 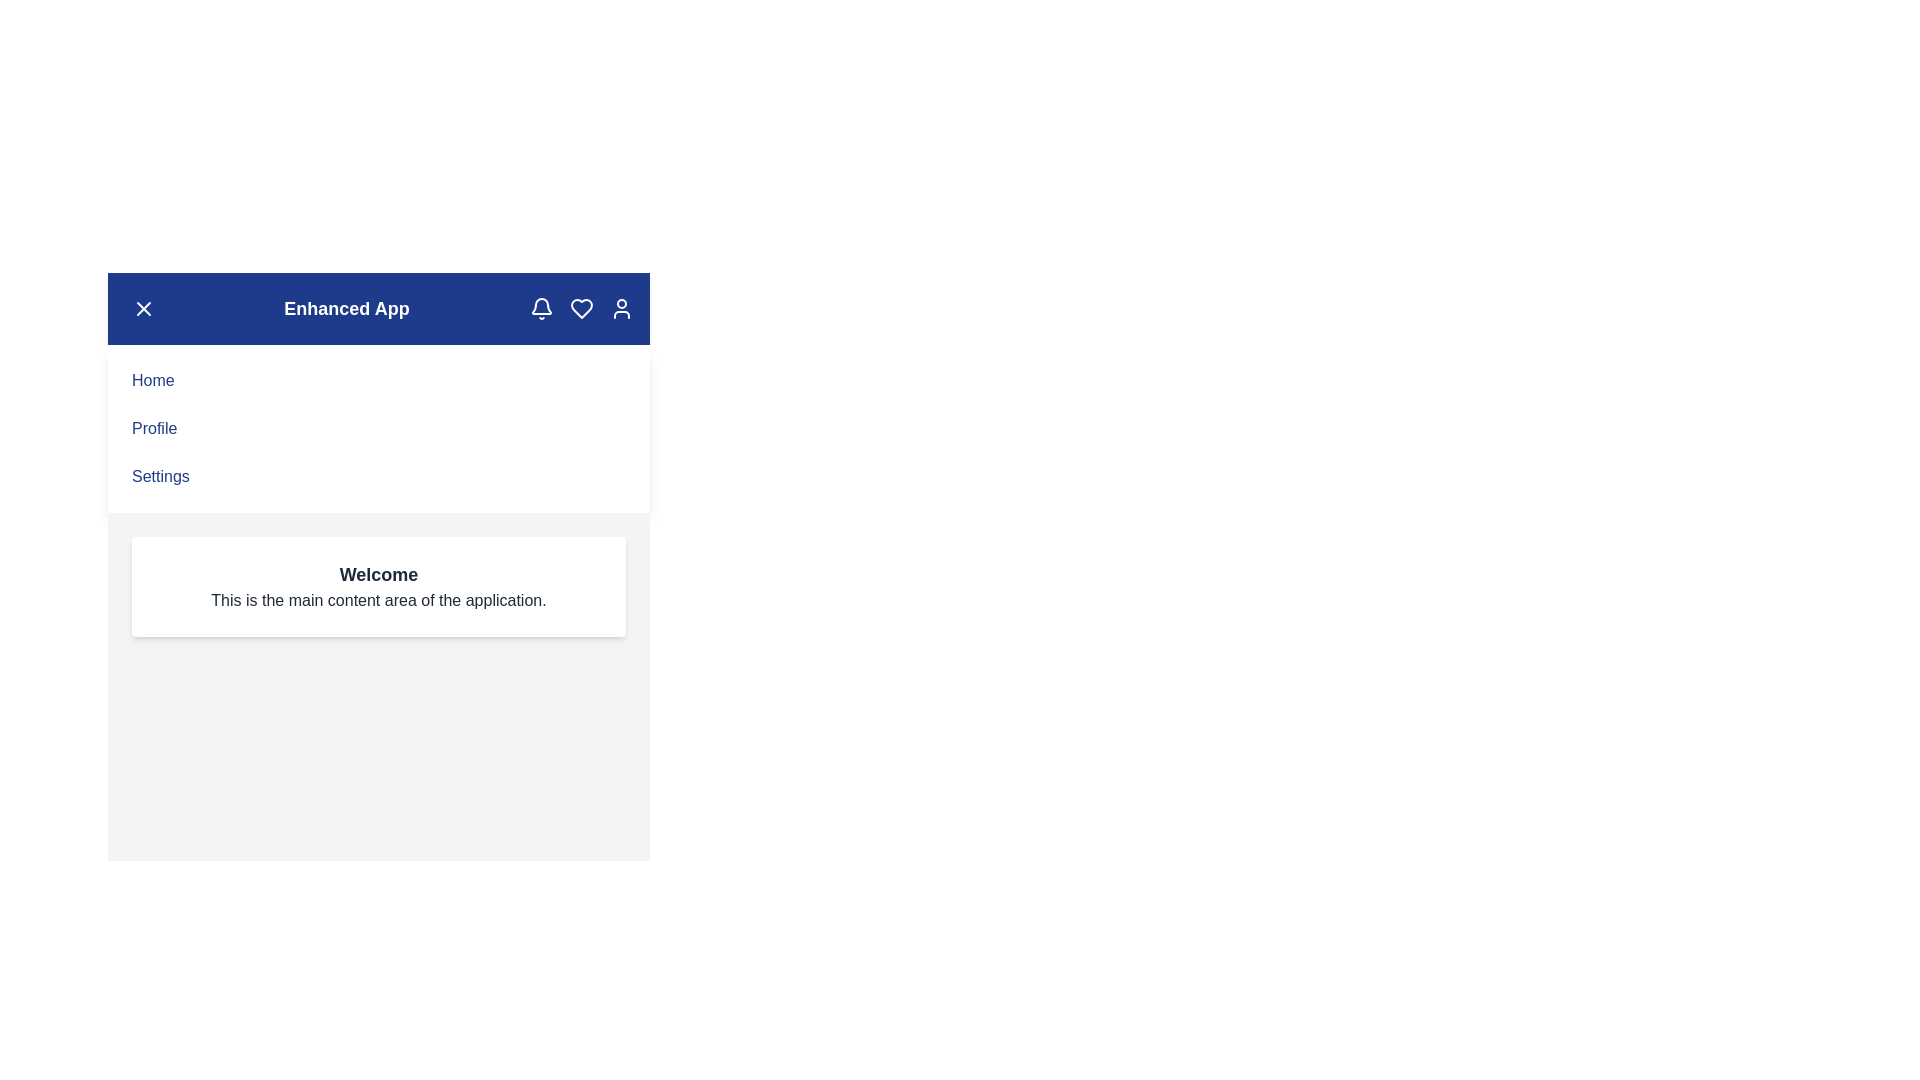 What do you see at coordinates (621, 308) in the screenshot?
I see `the user profile icon located at the top-right corner of the app bar` at bounding box center [621, 308].